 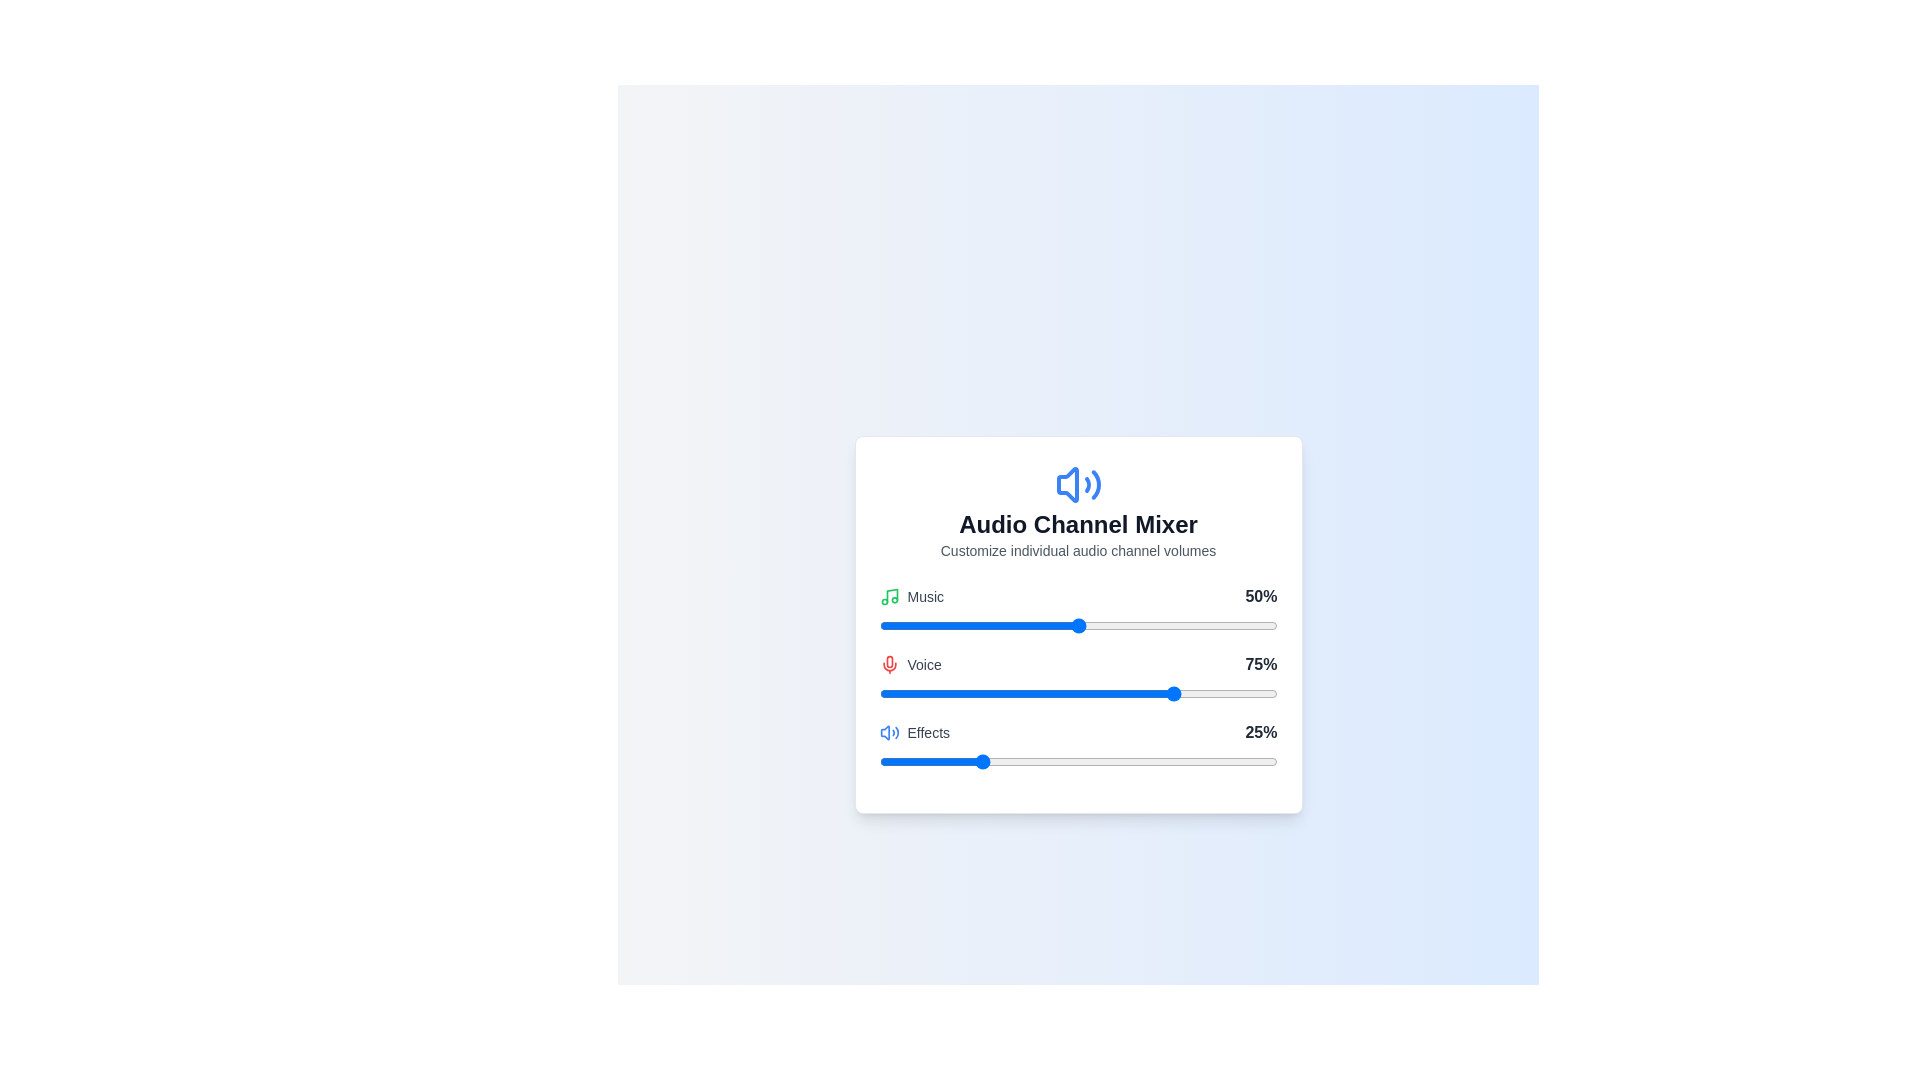 I want to click on effects volume, so click(x=934, y=762).